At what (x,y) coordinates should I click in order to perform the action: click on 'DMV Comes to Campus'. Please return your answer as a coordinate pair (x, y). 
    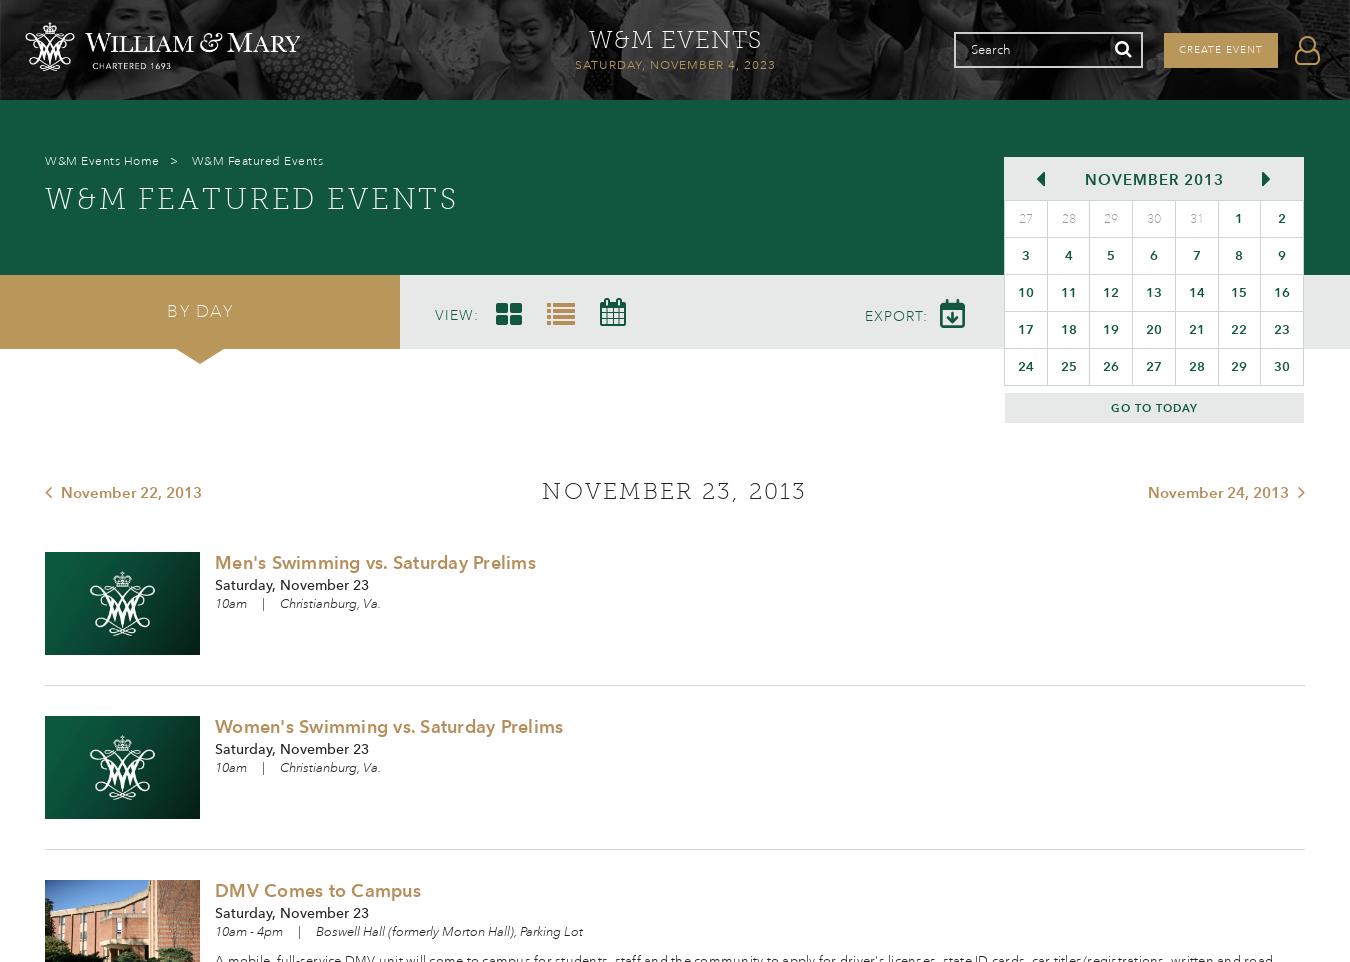
    Looking at the image, I should click on (316, 889).